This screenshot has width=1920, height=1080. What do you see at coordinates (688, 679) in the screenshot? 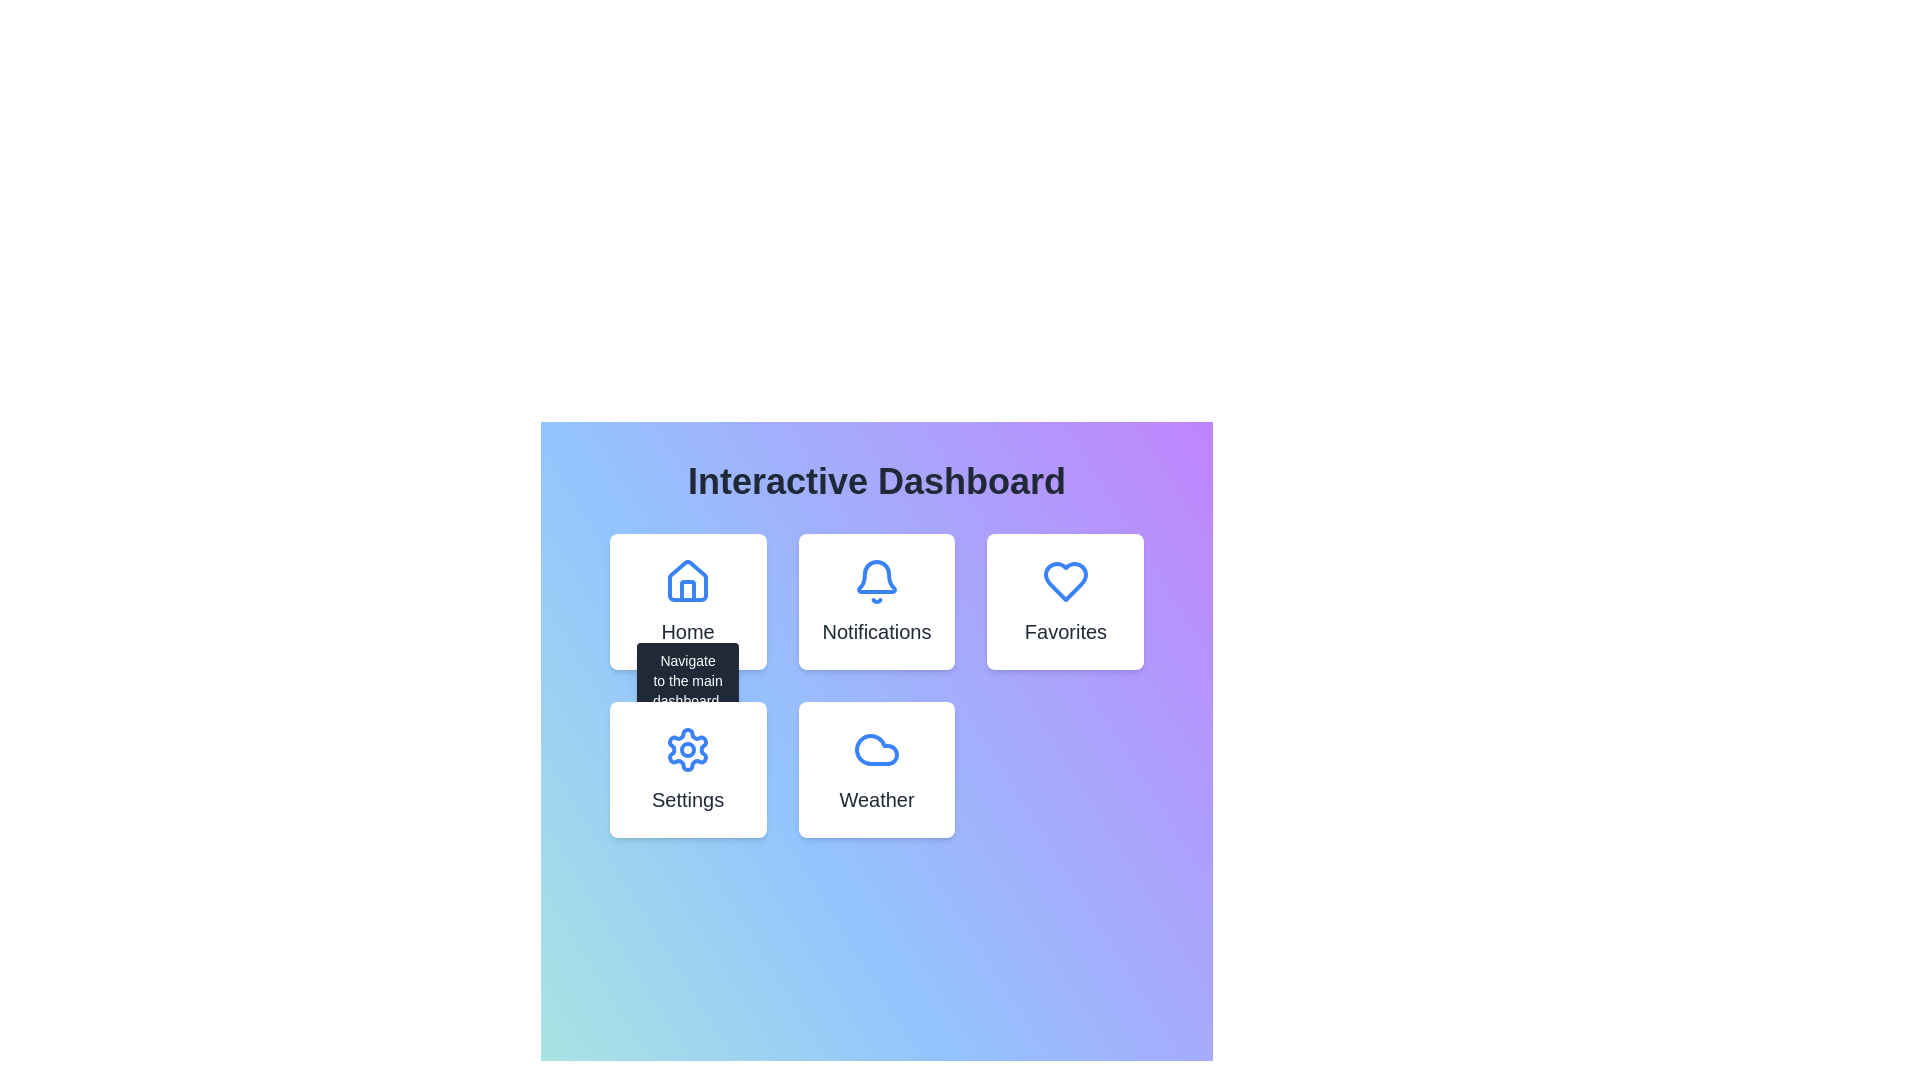
I see `text content of the tooltip that provides additional information about the 'Home' button, located below the 'Home' label in the dashboard interface` at bounding box center [688, 679].